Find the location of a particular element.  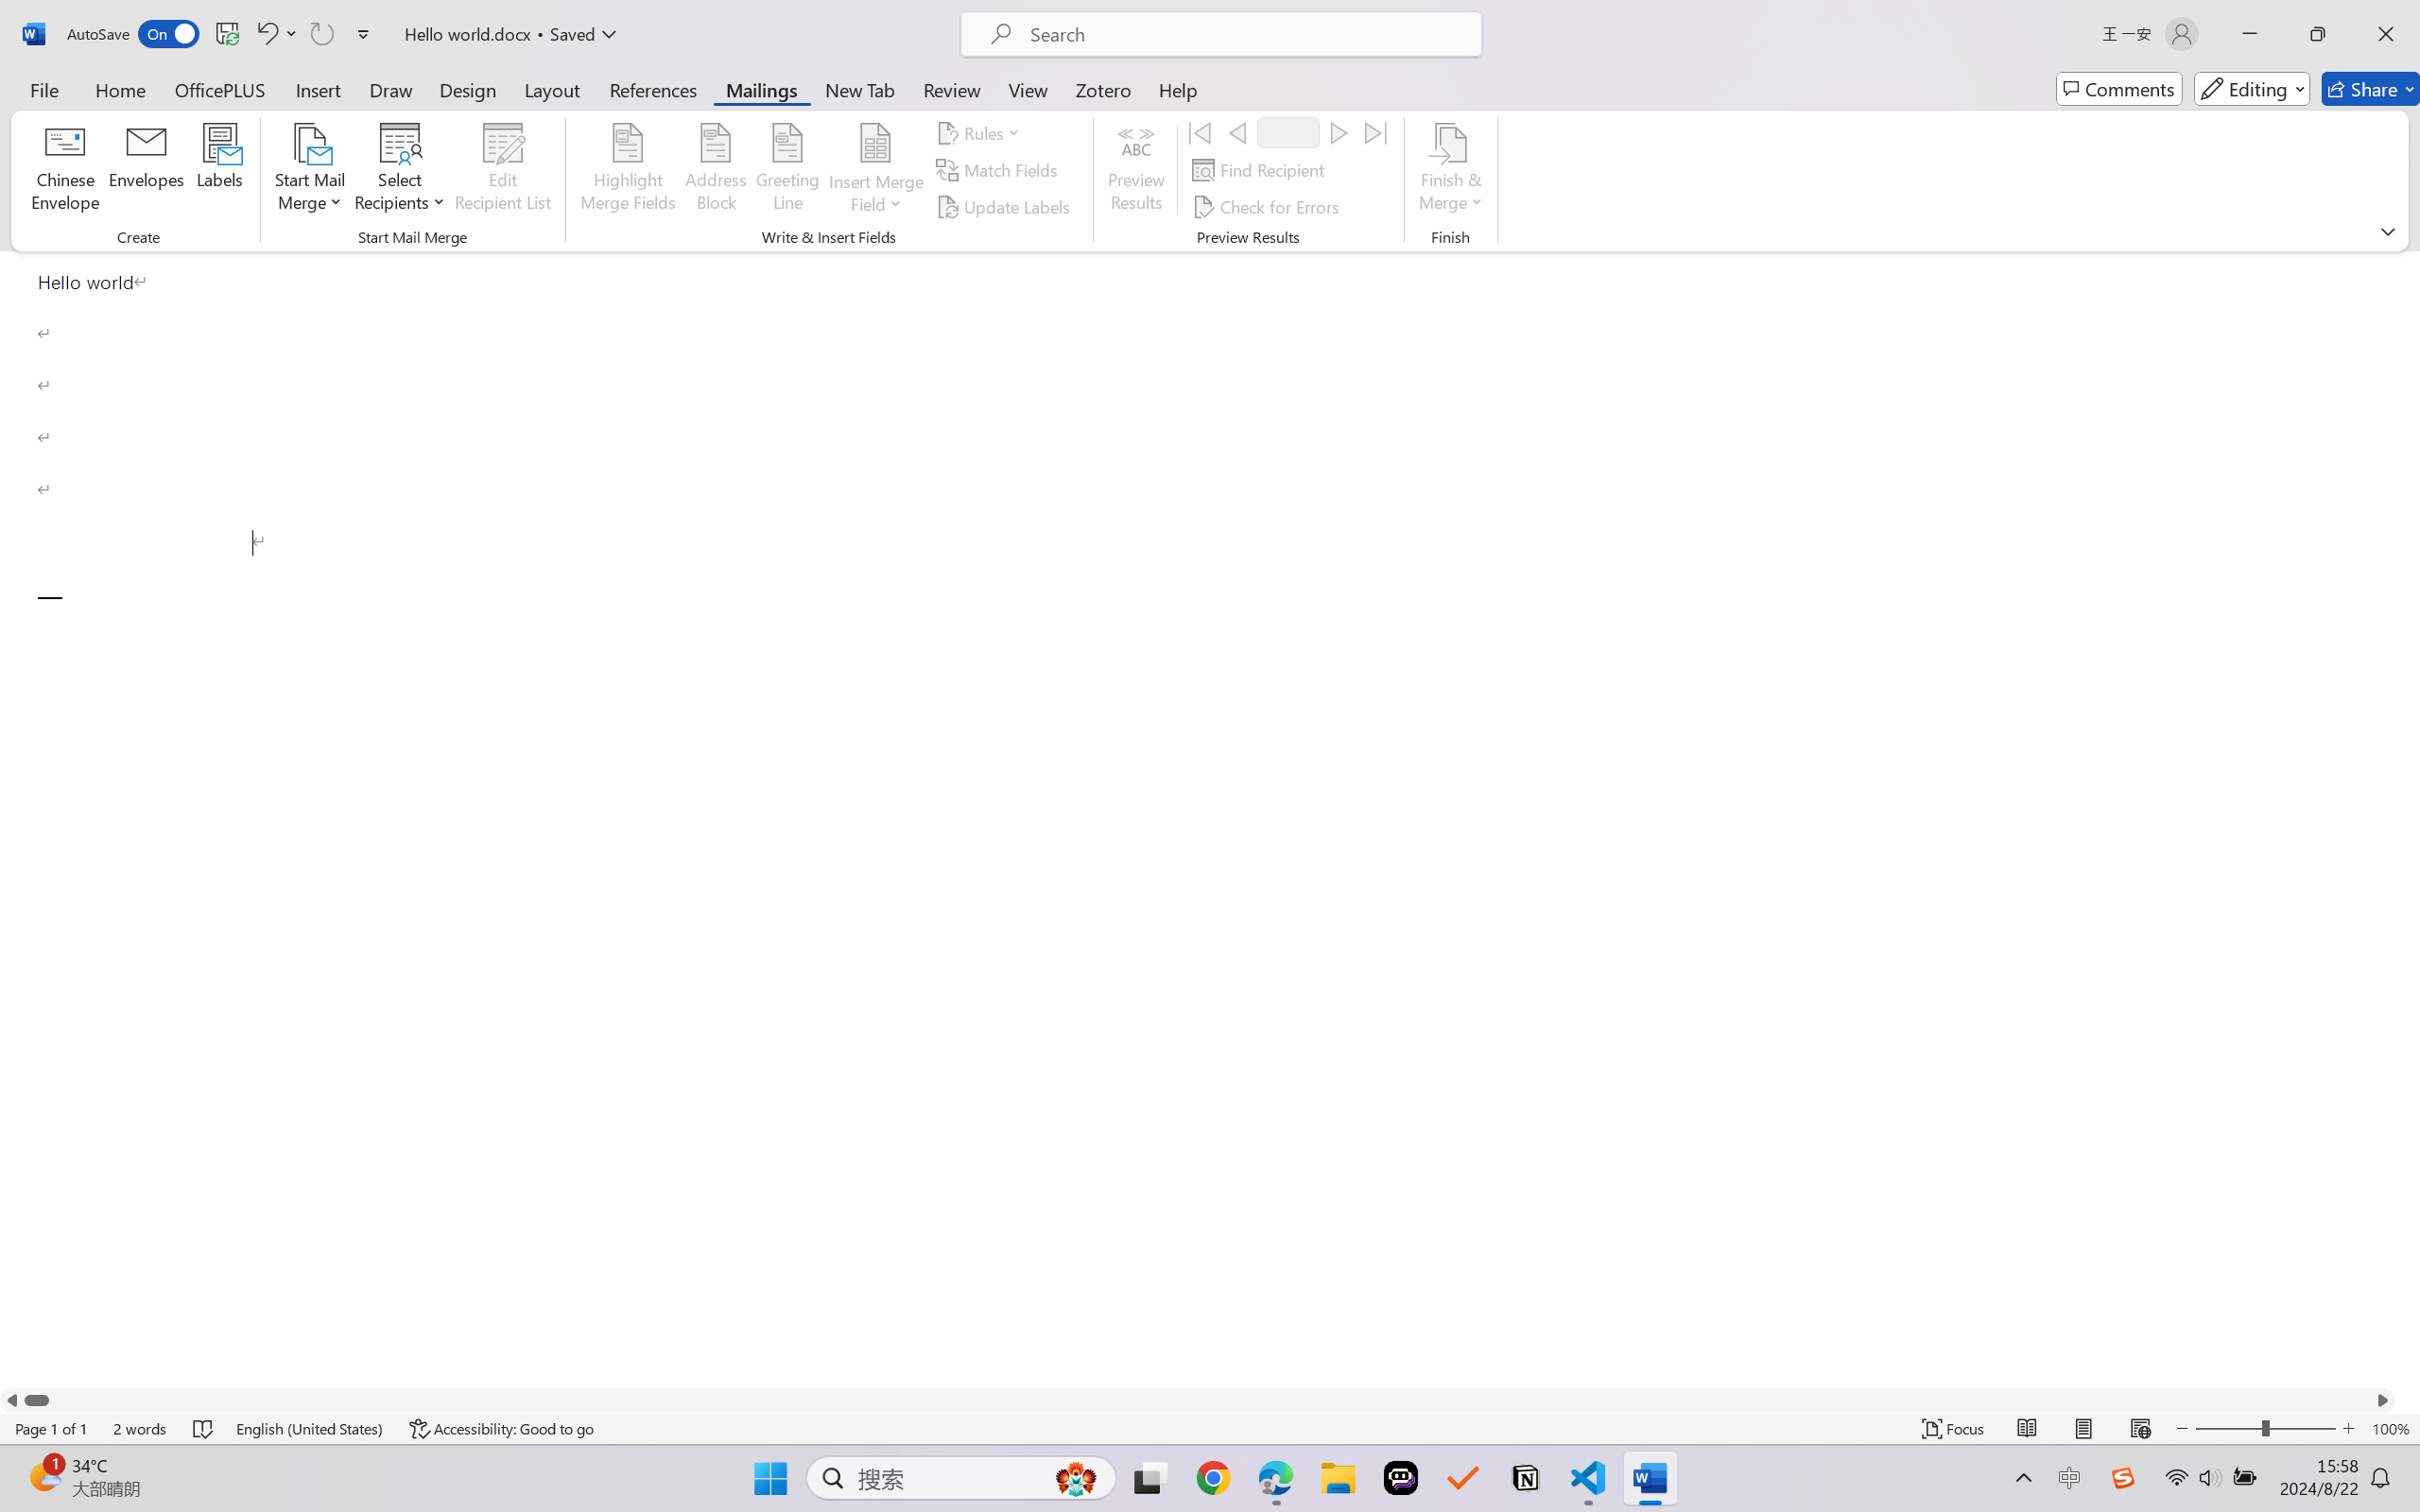

'AutoSave' is located at coordinates (133, 33).